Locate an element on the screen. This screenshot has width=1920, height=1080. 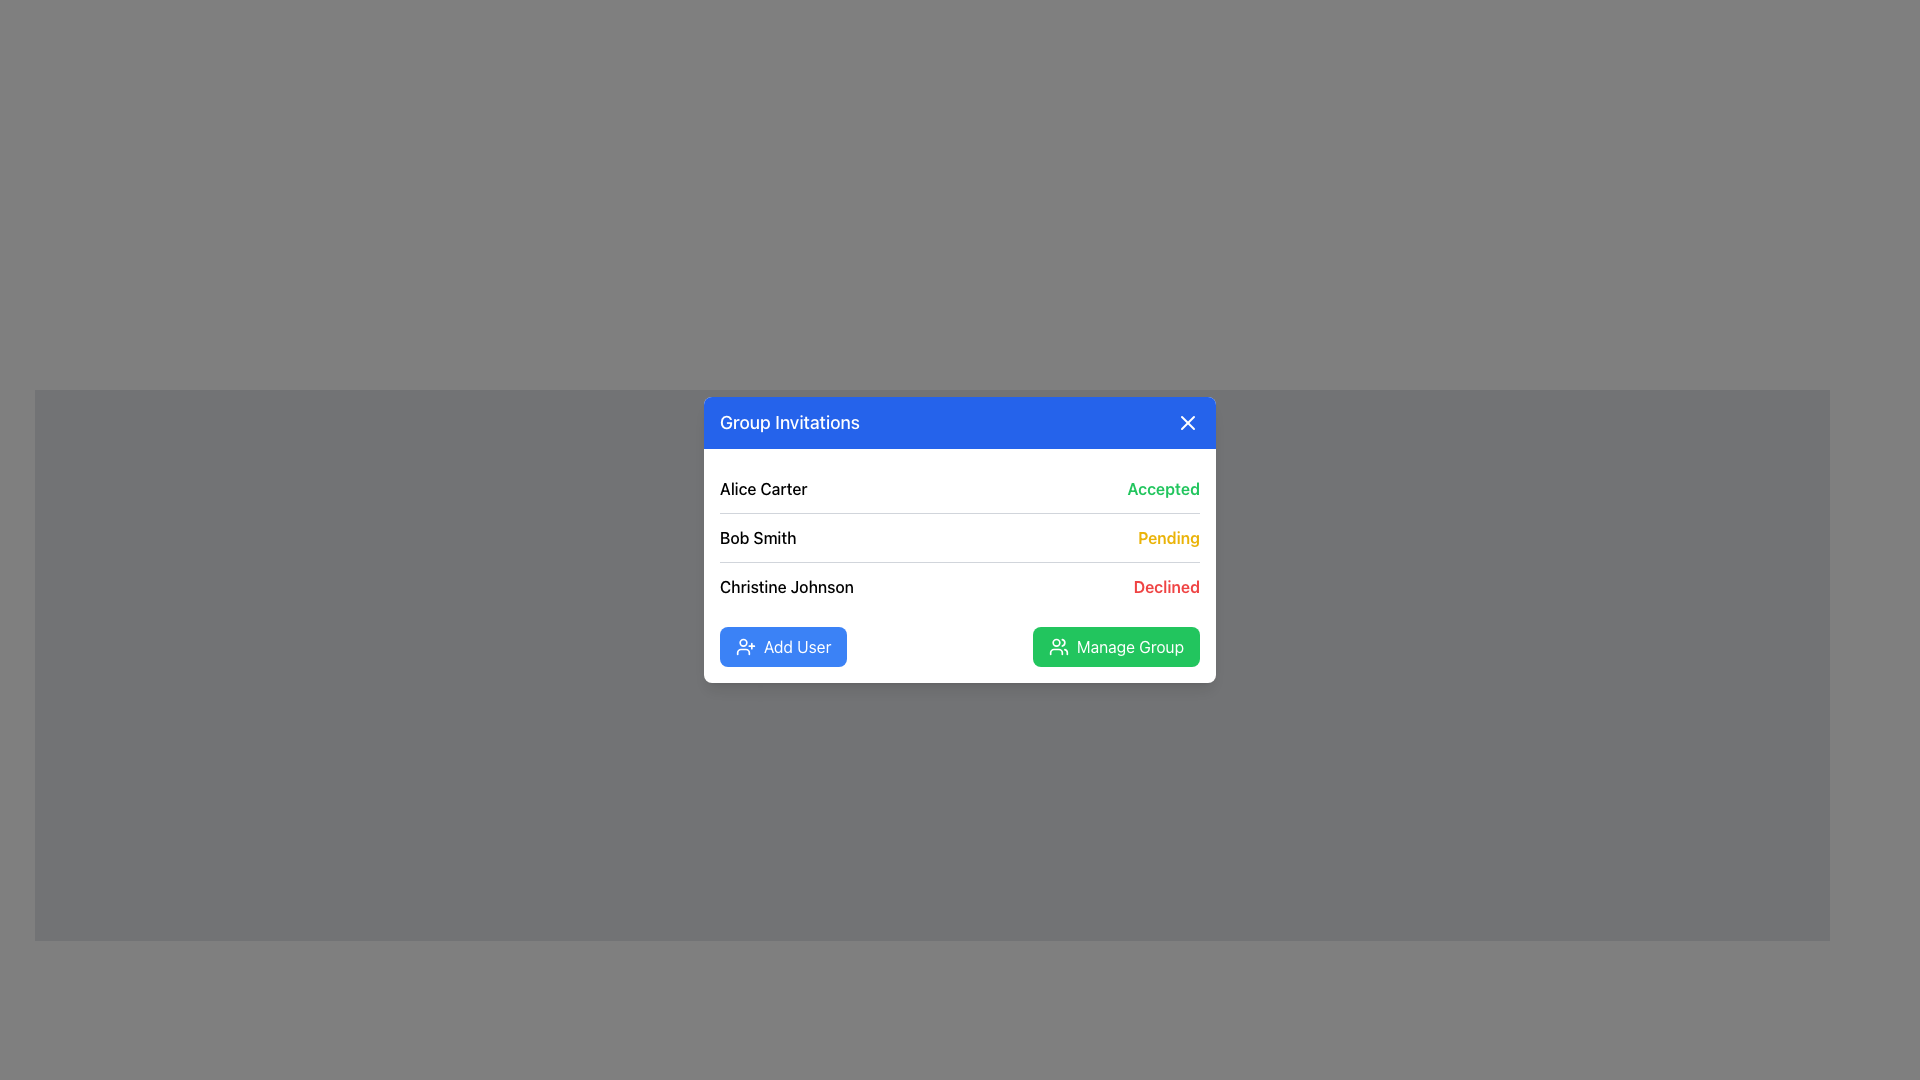
the user silhouette icon with a plus sign located inside the 'Add User' button at the bottom-left of the 'Group Invitations' panel is located at coordinates (744, 647).